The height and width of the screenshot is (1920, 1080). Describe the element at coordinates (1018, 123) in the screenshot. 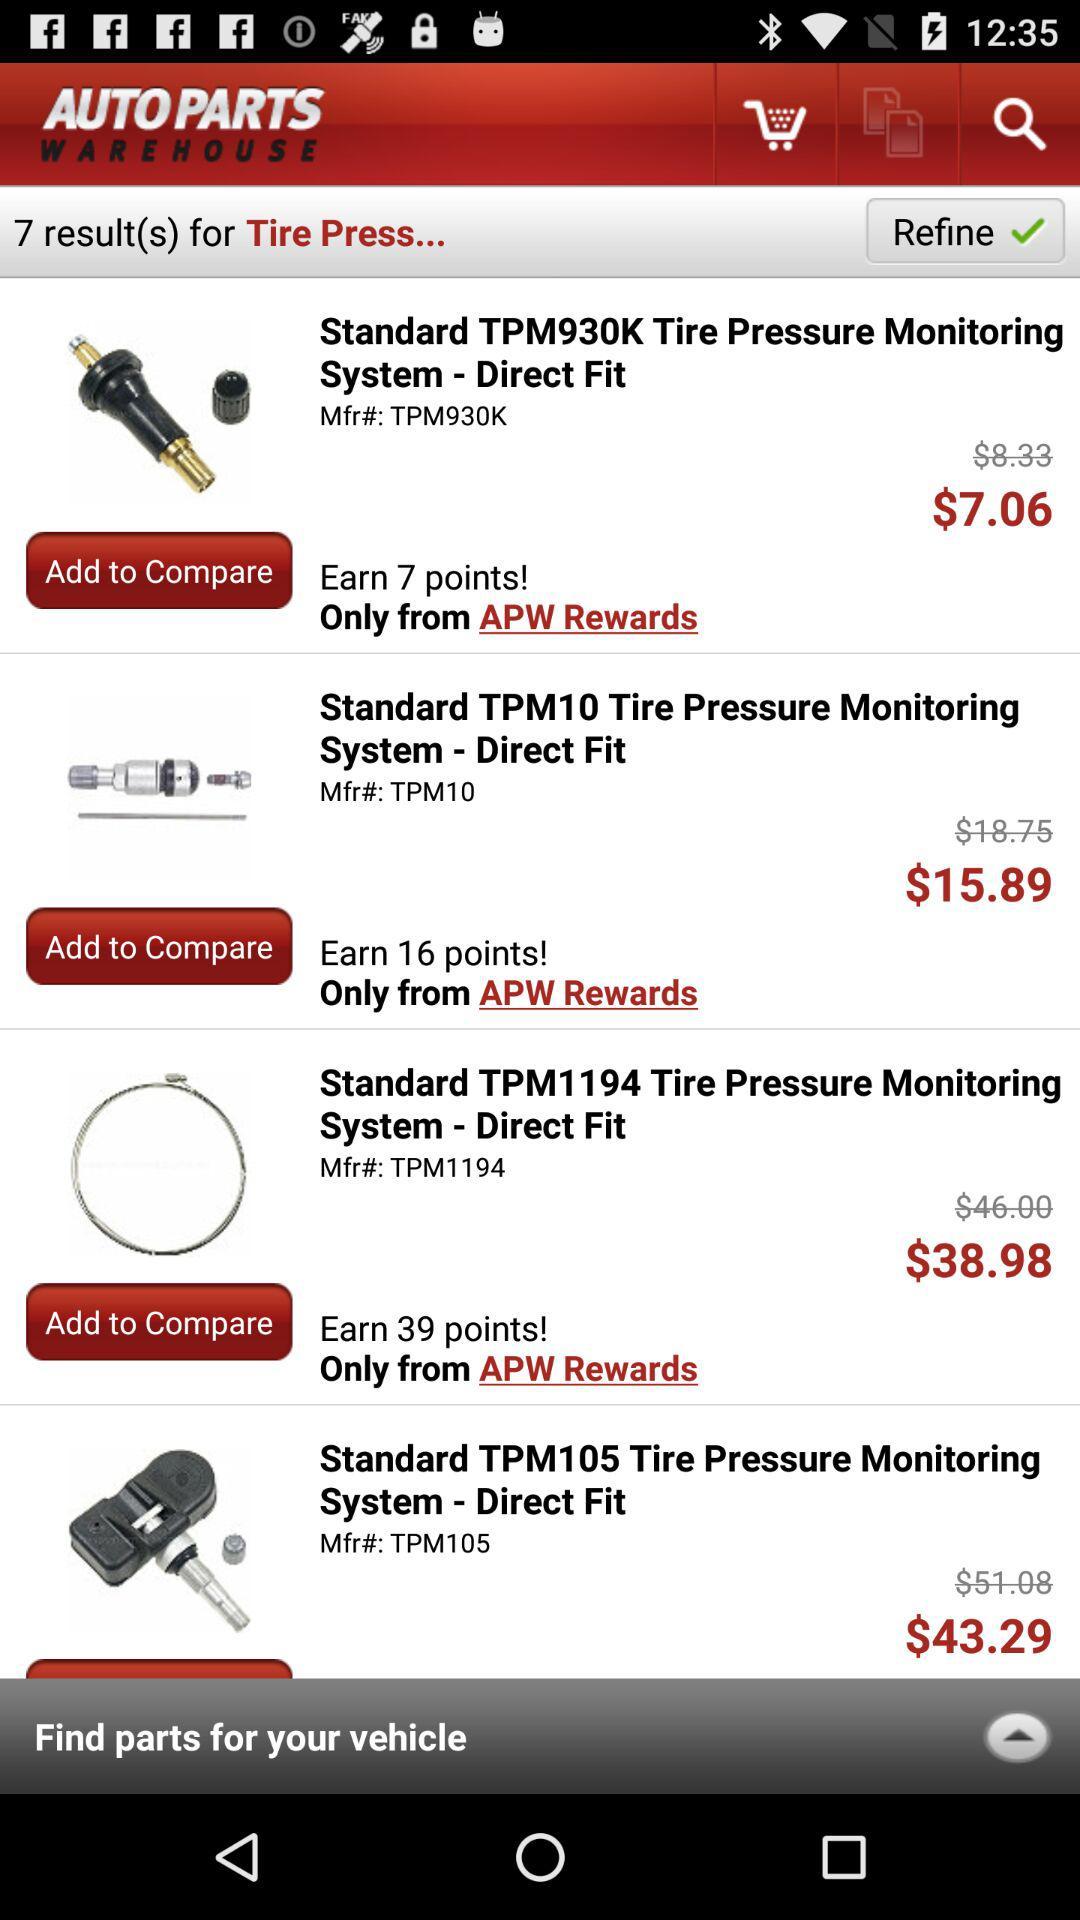

I see `searching the process` at that location.